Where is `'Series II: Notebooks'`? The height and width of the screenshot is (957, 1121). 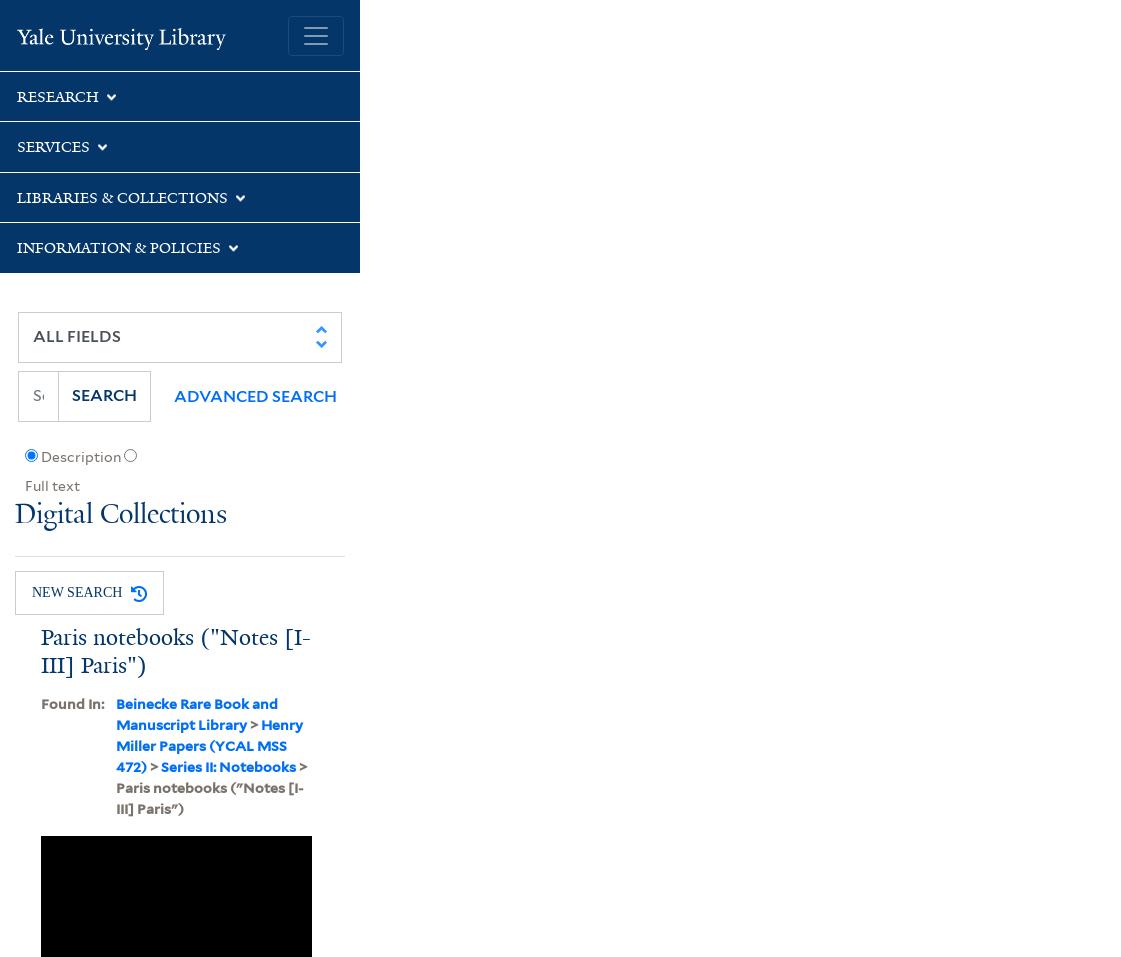
'Series II: Notebooks' is located at coordinates (227, 766).